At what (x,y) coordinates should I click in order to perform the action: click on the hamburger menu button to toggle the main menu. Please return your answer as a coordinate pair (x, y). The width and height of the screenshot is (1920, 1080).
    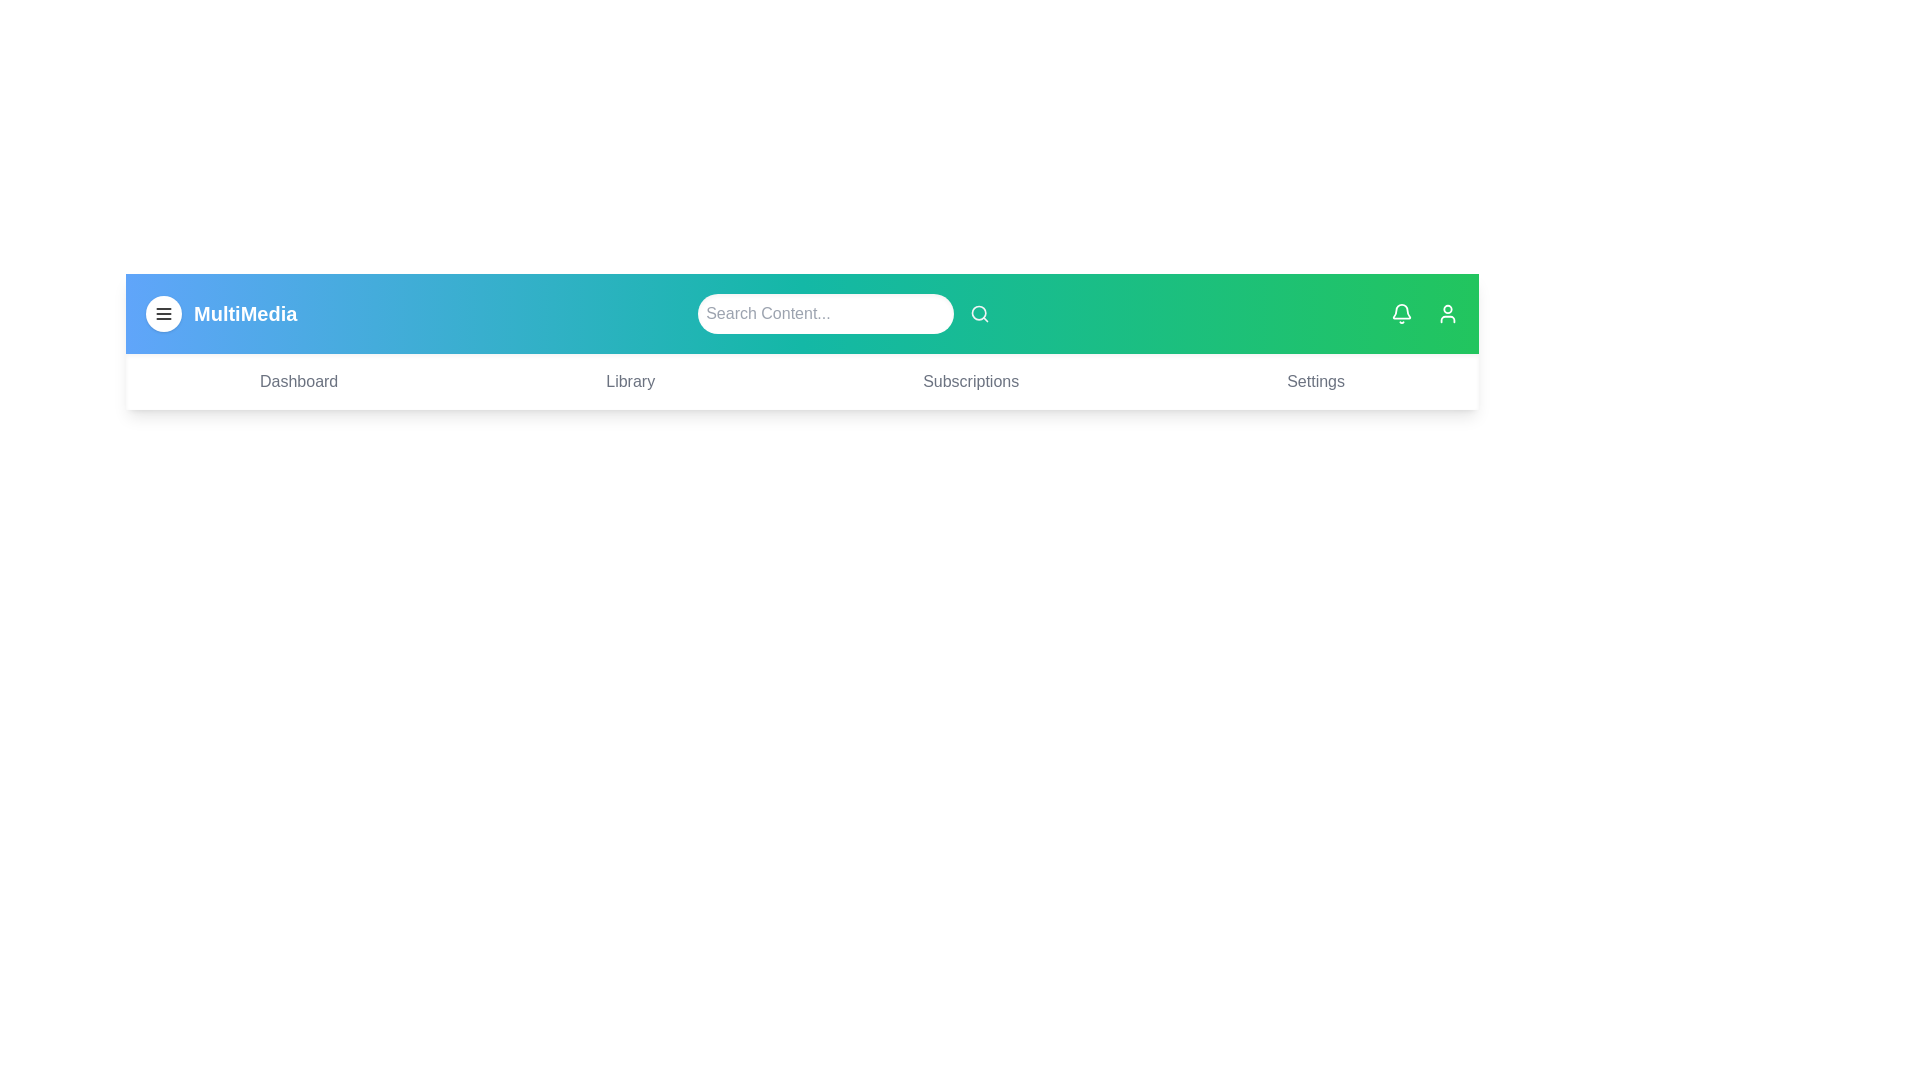
    Looking at the image, I should click on (163, 313).